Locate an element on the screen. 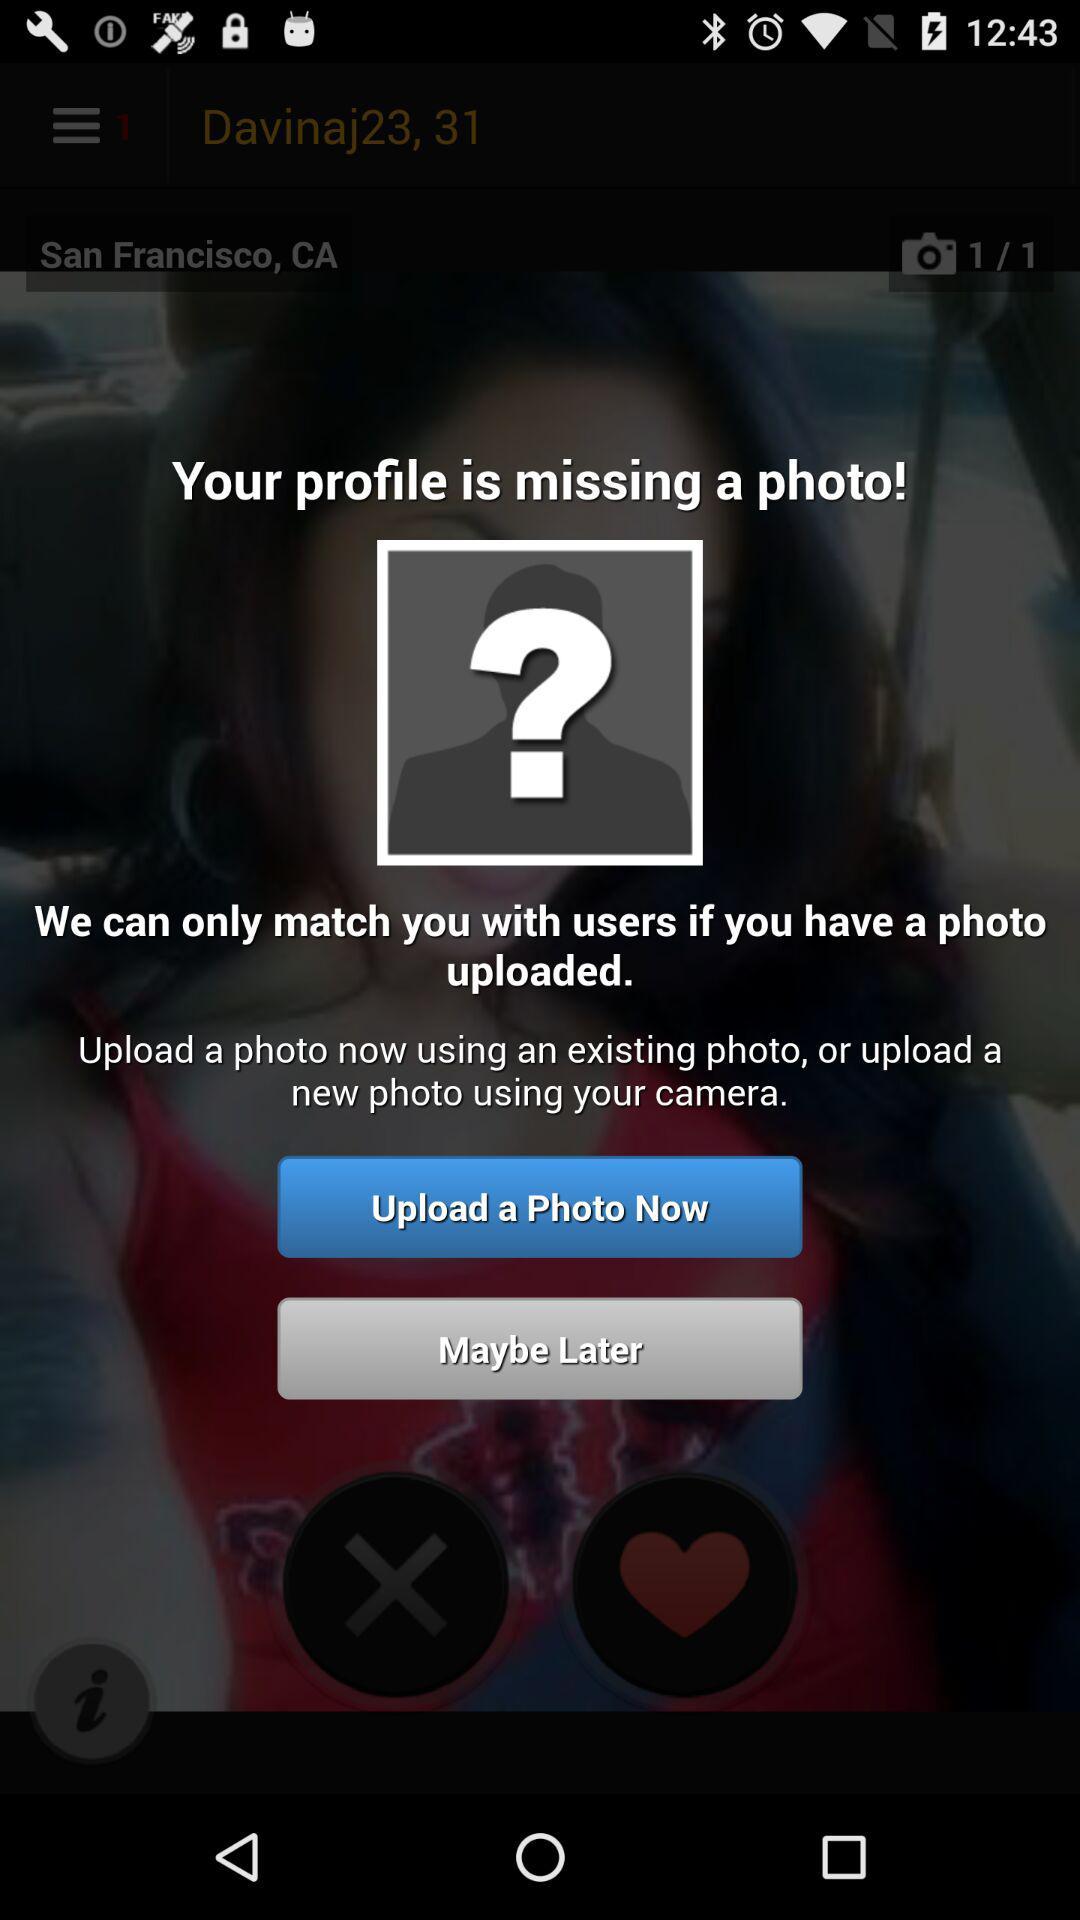 Image resolution: width=1080 pixels, height=1920 pixels. the maybe later button is located at coordinates (540, 1348).